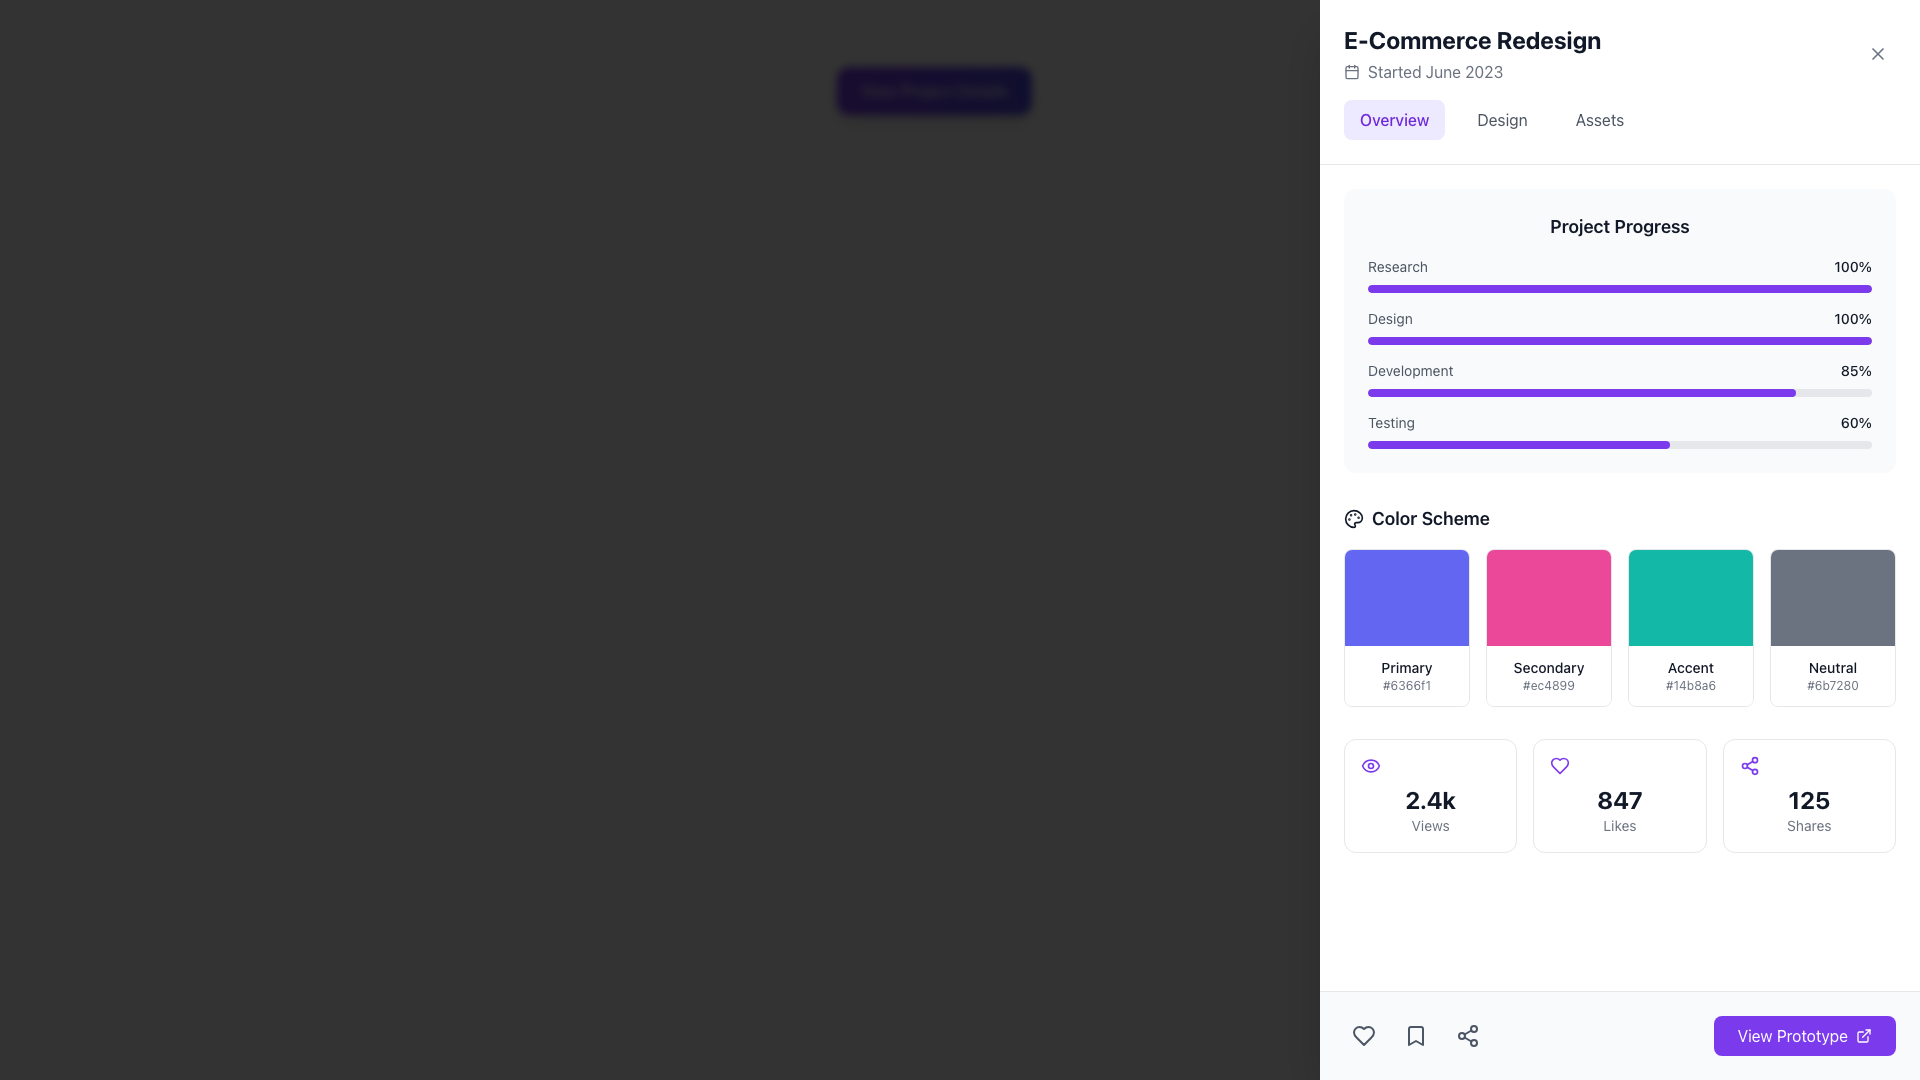 This screenshot has height=1080, width=1920. Describe the element at coordinates (1855, 370) in the screenshot. I see `the text label indicating the progress percentage (85%) for the 'Development' task, located to the right of the 'Development' label in the progress overview section` at that location.